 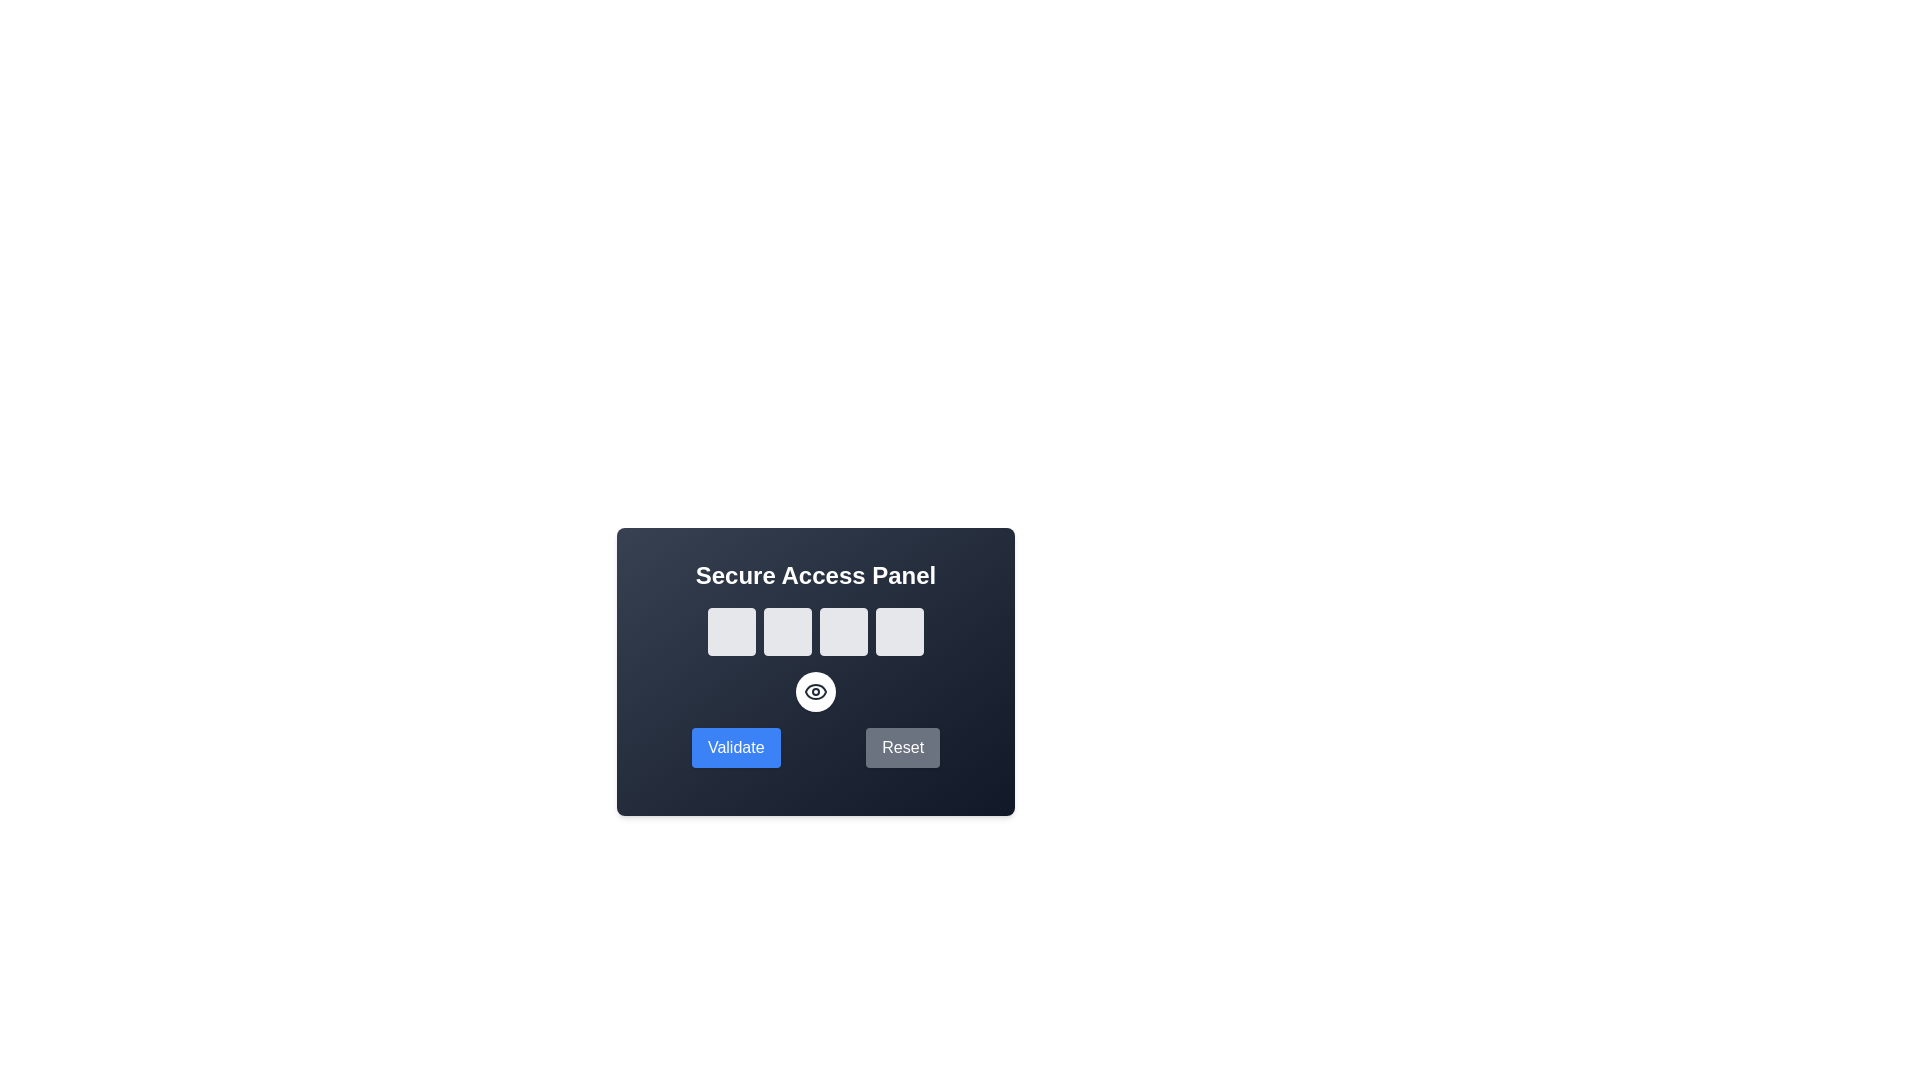 I want to click on the eye icon button located beneath the 'Secure Access Panel' input fields, so click(x=816, y=690).